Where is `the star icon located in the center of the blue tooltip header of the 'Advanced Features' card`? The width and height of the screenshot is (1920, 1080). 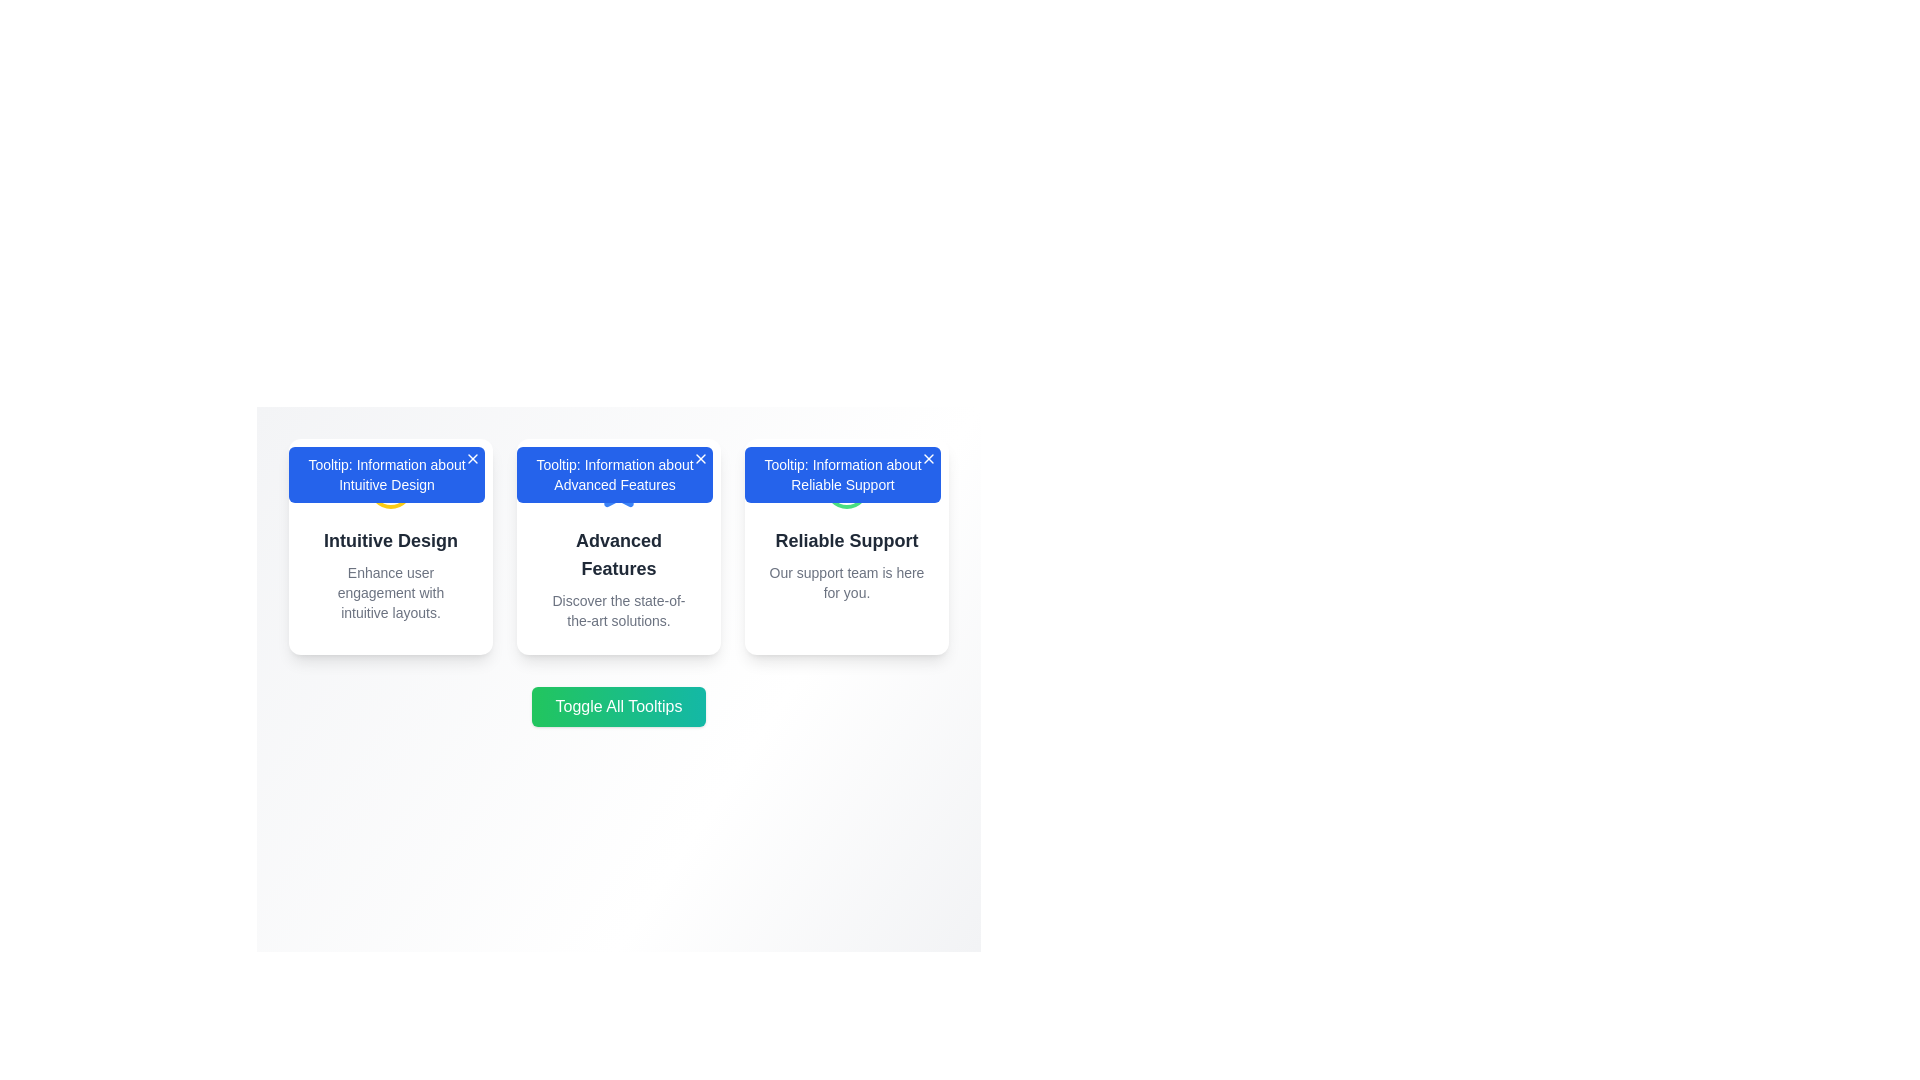
the star icon located in the center of the blue tooltip header of the 'Advanced Features' card is located at coordinates (618, 486).